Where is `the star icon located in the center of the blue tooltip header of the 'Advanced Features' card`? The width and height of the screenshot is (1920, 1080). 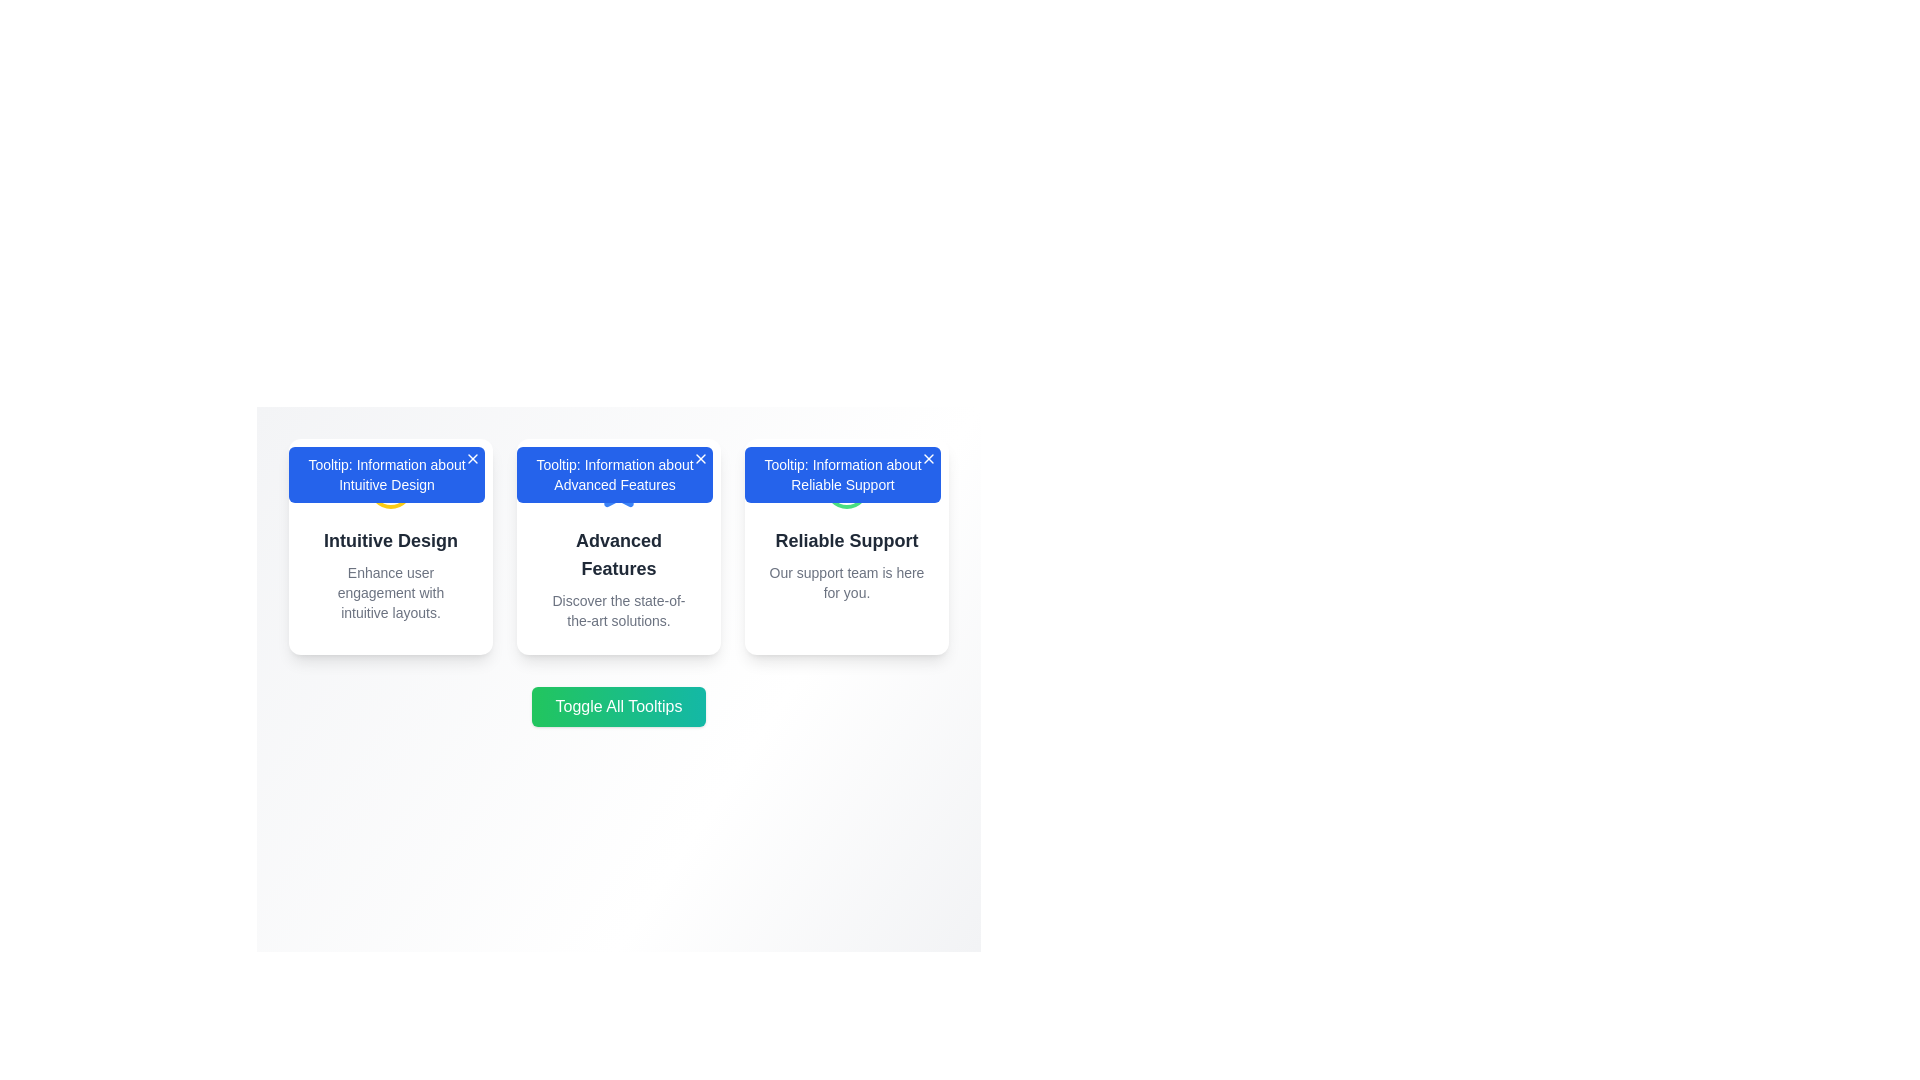
the star icon located in the center of the blue tooltip header of the 'Advanced Features' card is located at coordinates (618, 486).